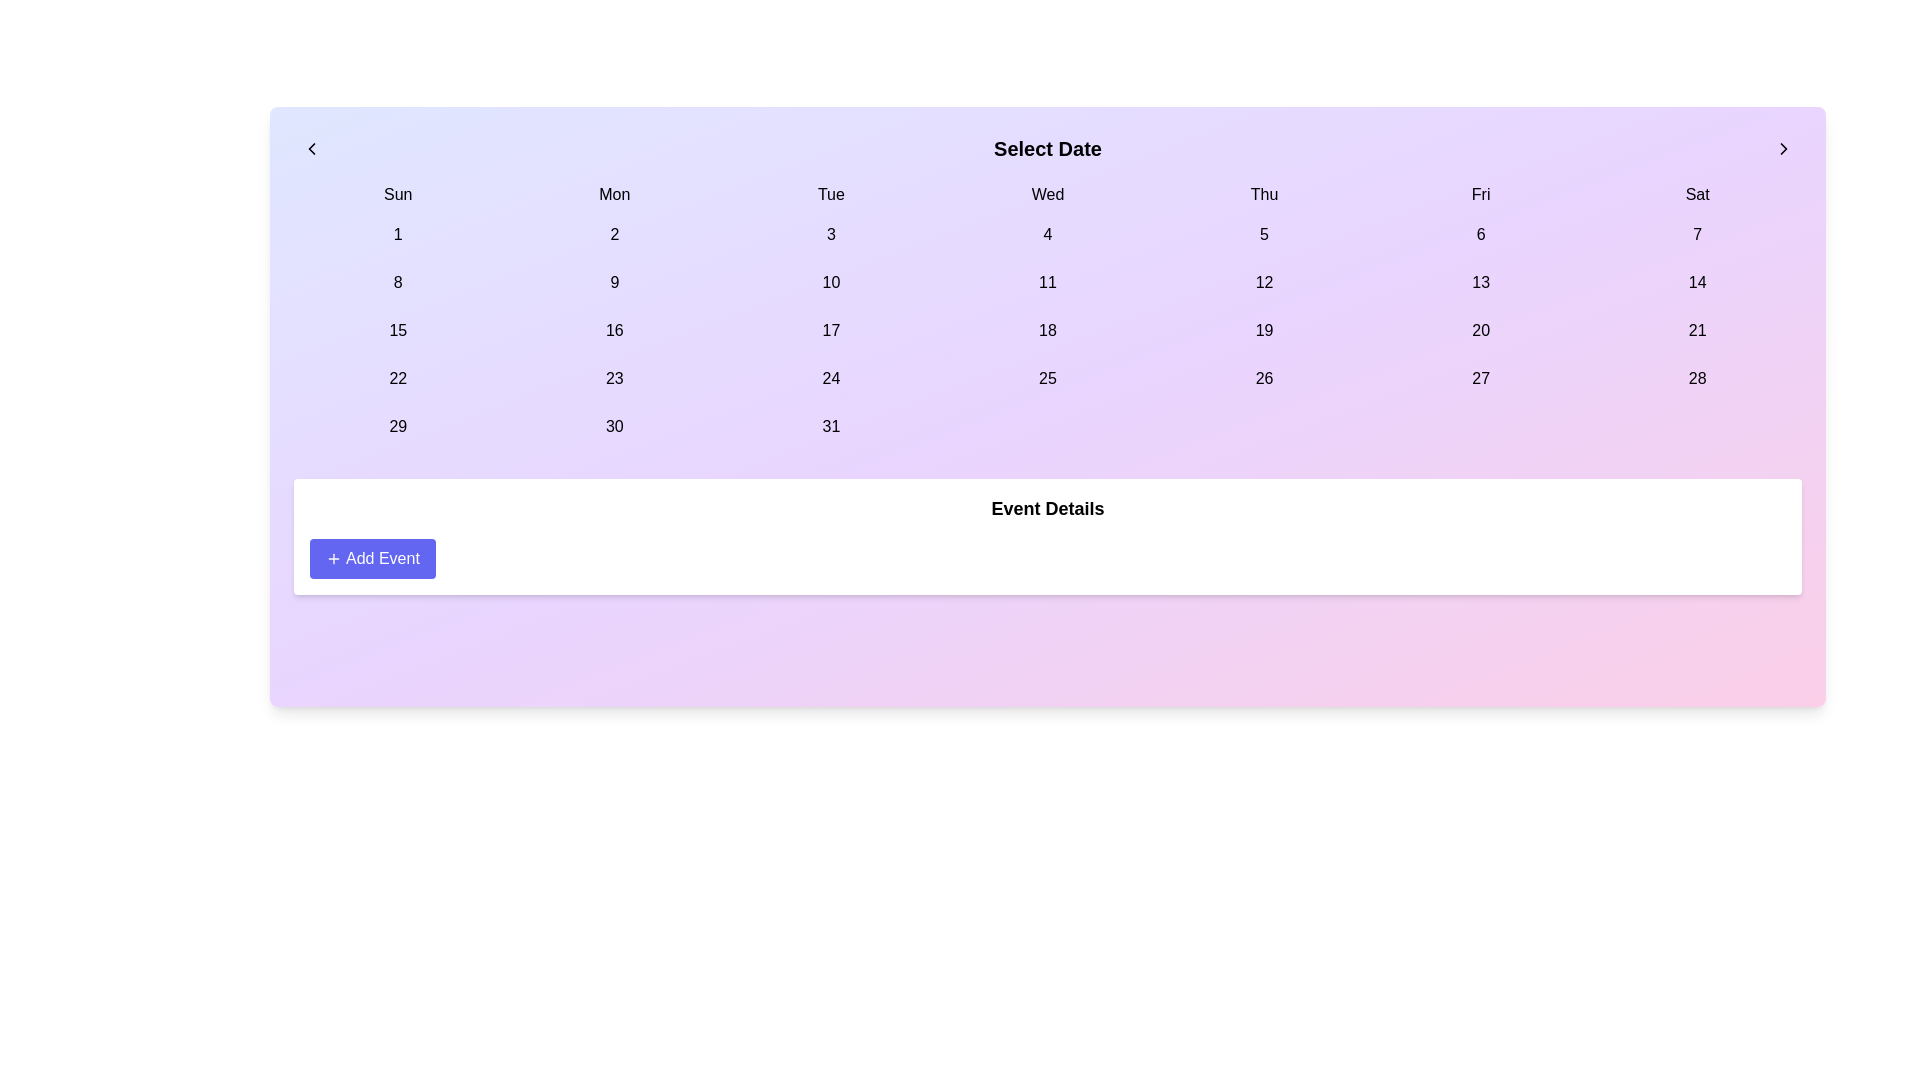 This screenshot has height=1080, width=1920. Describe the element at coordinates (1263, 378) in the screenshot. I see `the rectangular button with a light purple background and the text '26' centered within it` at that location.